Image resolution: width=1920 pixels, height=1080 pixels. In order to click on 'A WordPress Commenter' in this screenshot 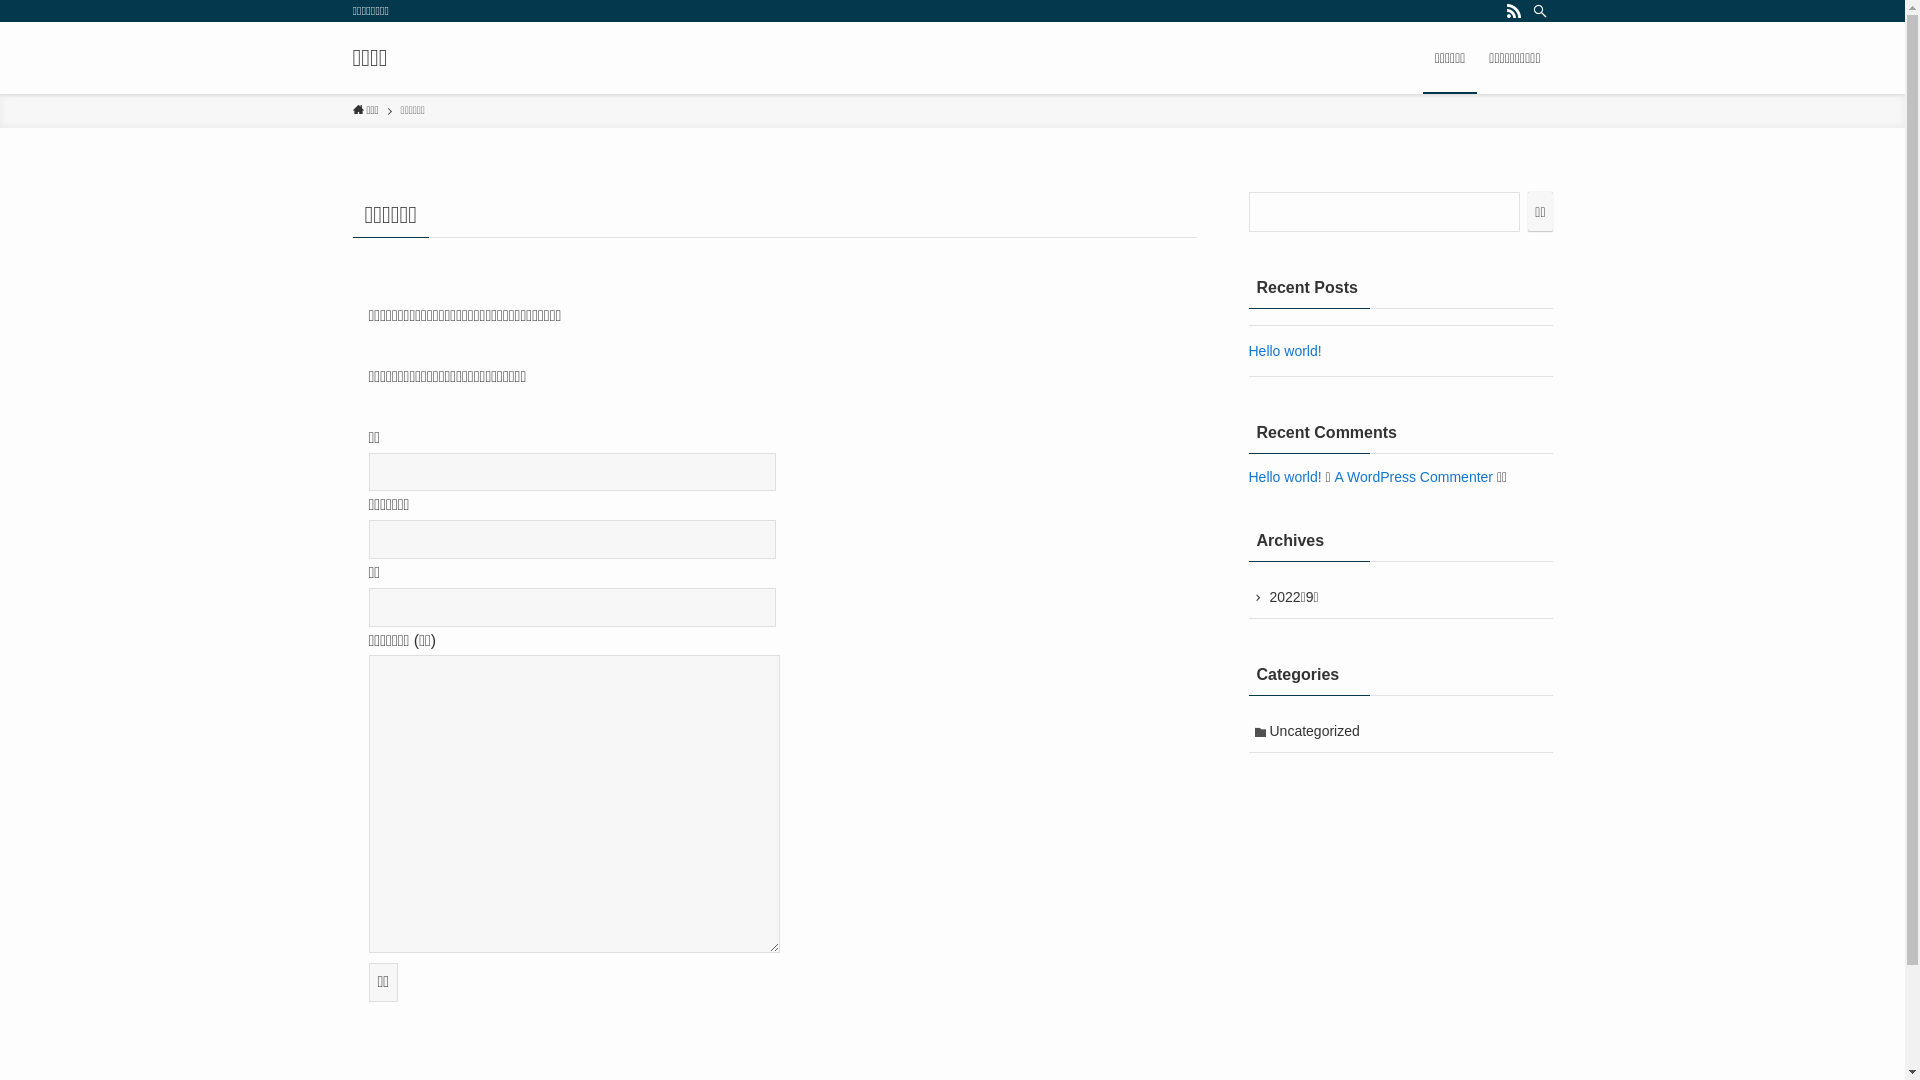, I will do `click(1413, 477)`.